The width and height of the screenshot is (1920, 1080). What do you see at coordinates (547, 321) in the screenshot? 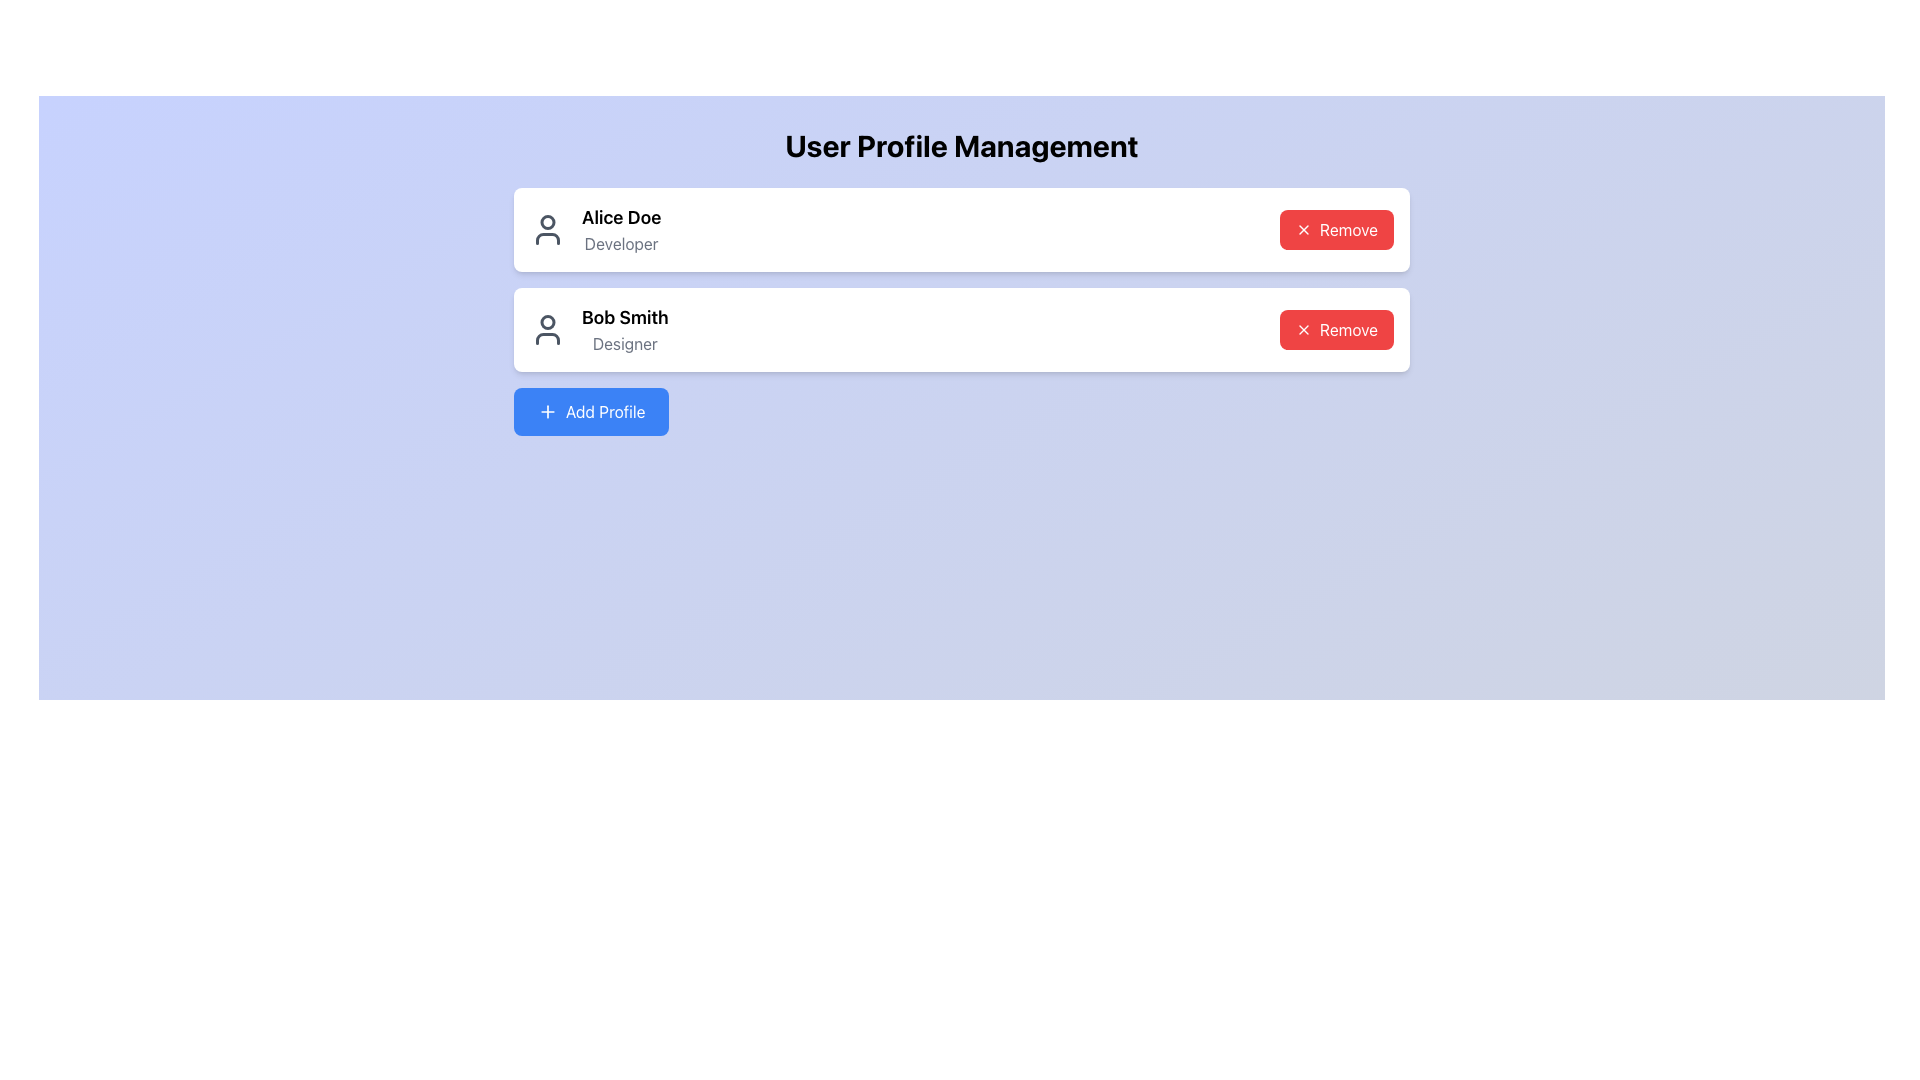
I see `the circular graphical component representing the profile picture of the user named 'Bob Smith' located in the user's profile section` at bounding box center [547, 321].